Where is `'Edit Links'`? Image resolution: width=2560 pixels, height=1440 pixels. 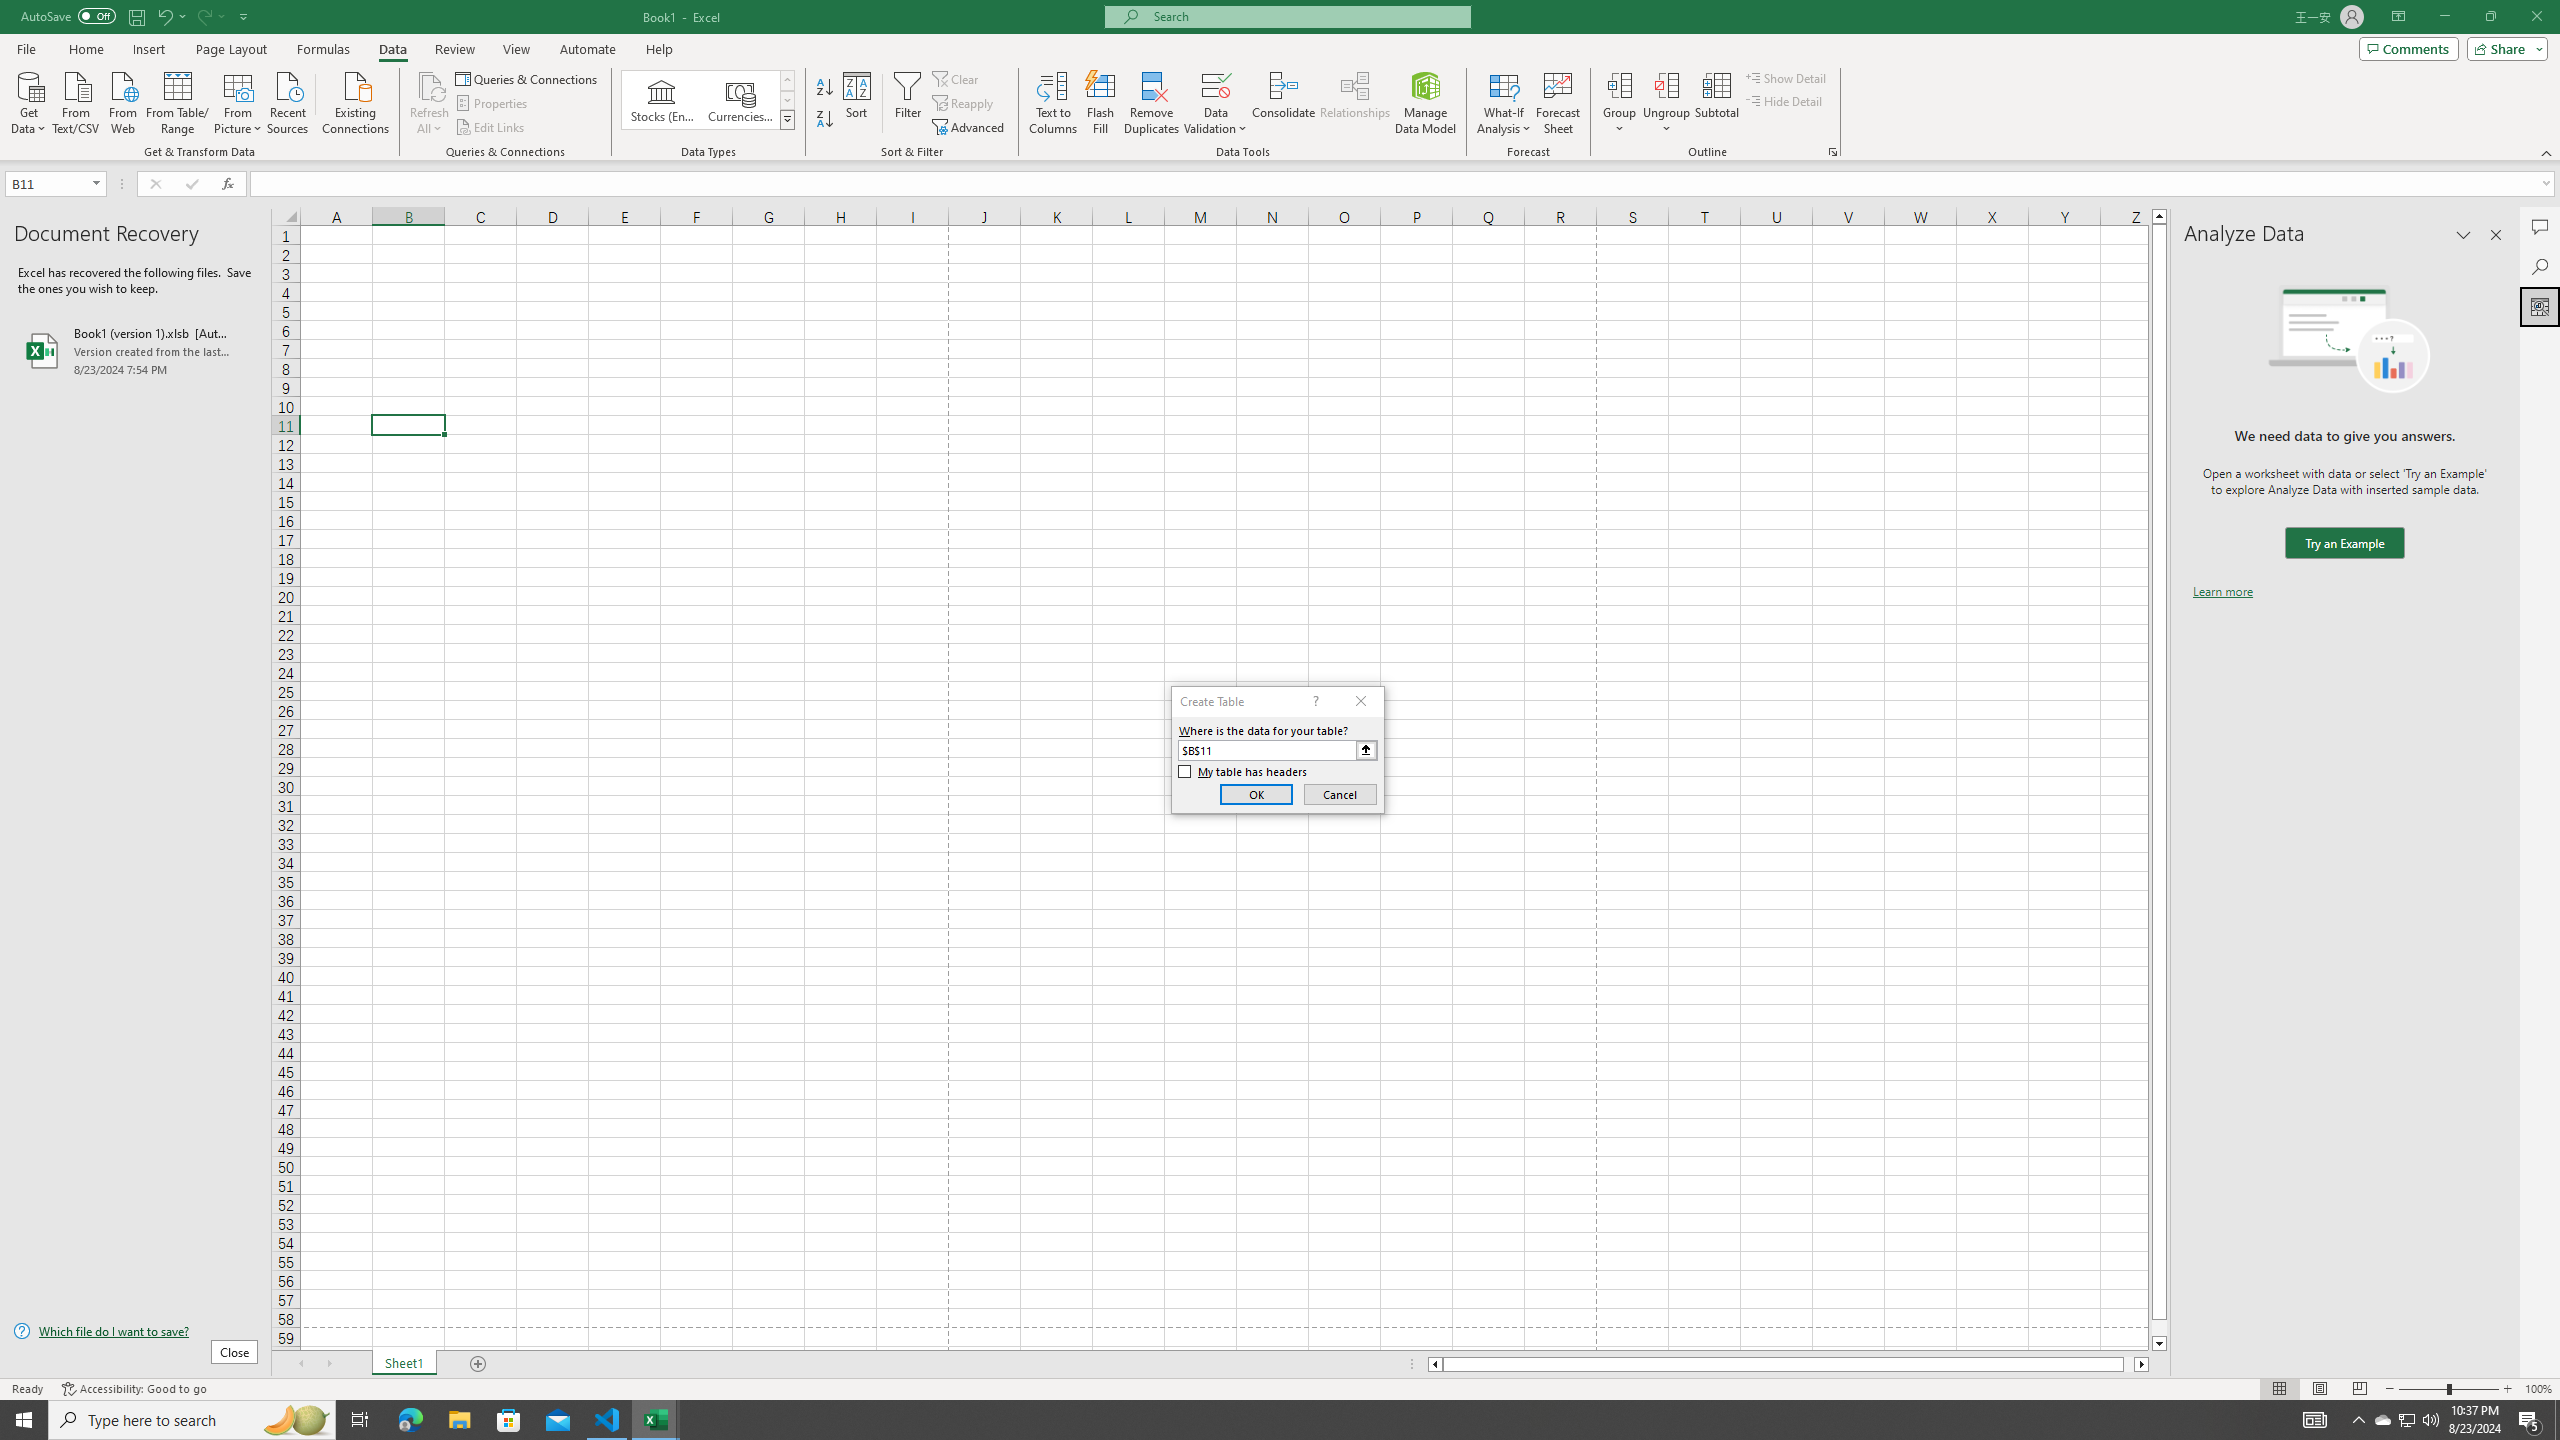 'Edit Links' is located at coordinates (490, 127).